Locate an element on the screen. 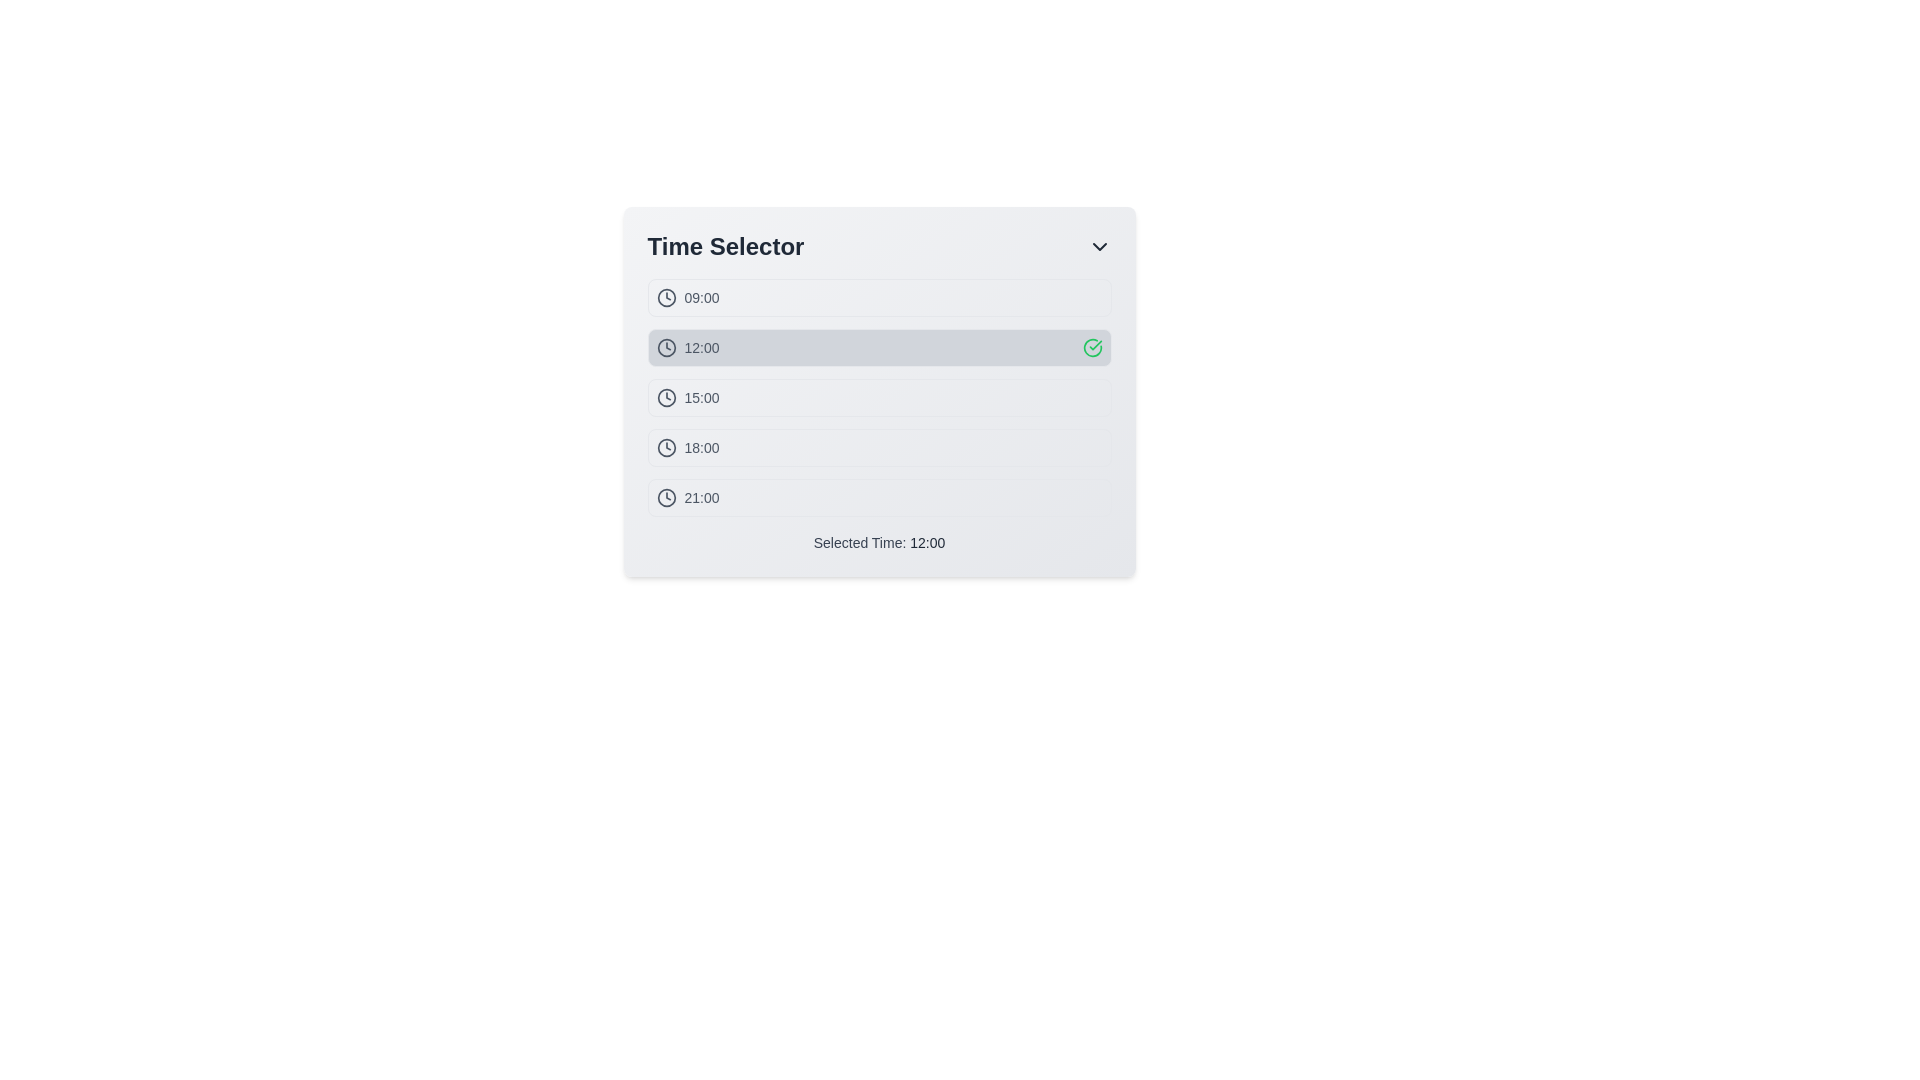  the '18:00' time option button located in the fourth position from the top of the time selector interface, which is situated below the '15:00' button and above the '21:00' button is located at coordinates (879, 446).